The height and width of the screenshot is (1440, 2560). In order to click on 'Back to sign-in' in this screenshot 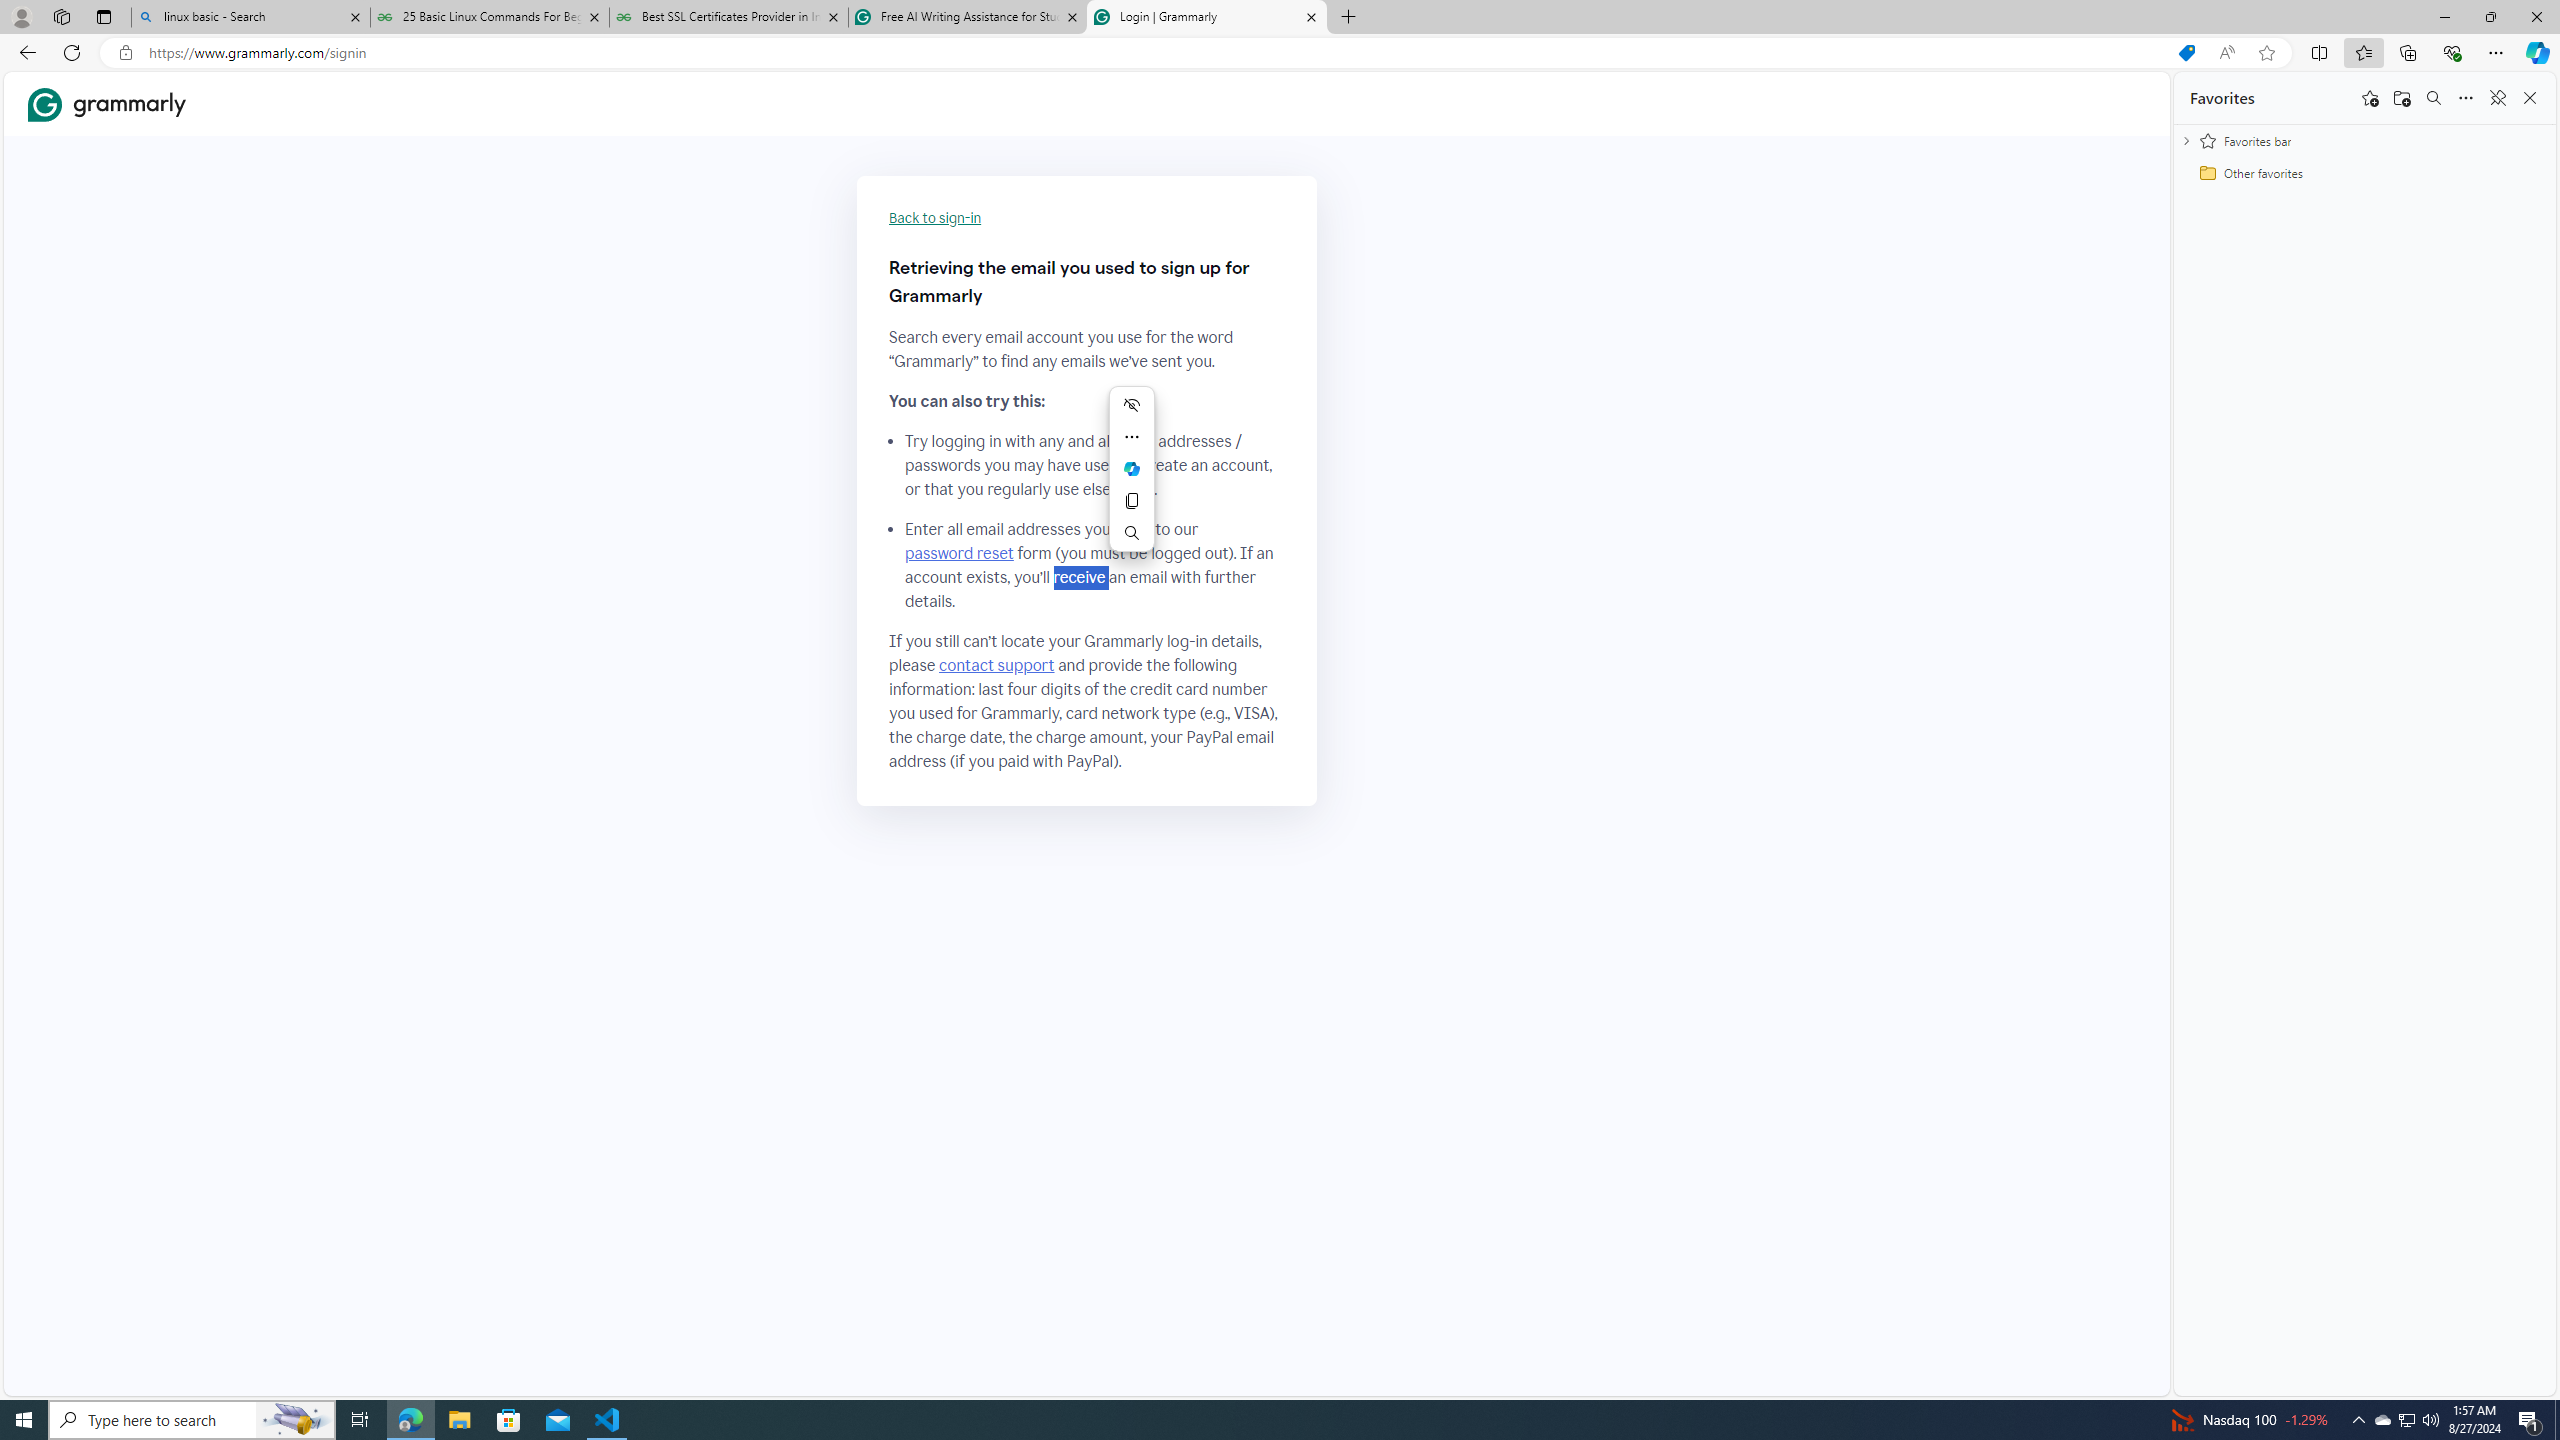, I will do `click(934, 218)`.